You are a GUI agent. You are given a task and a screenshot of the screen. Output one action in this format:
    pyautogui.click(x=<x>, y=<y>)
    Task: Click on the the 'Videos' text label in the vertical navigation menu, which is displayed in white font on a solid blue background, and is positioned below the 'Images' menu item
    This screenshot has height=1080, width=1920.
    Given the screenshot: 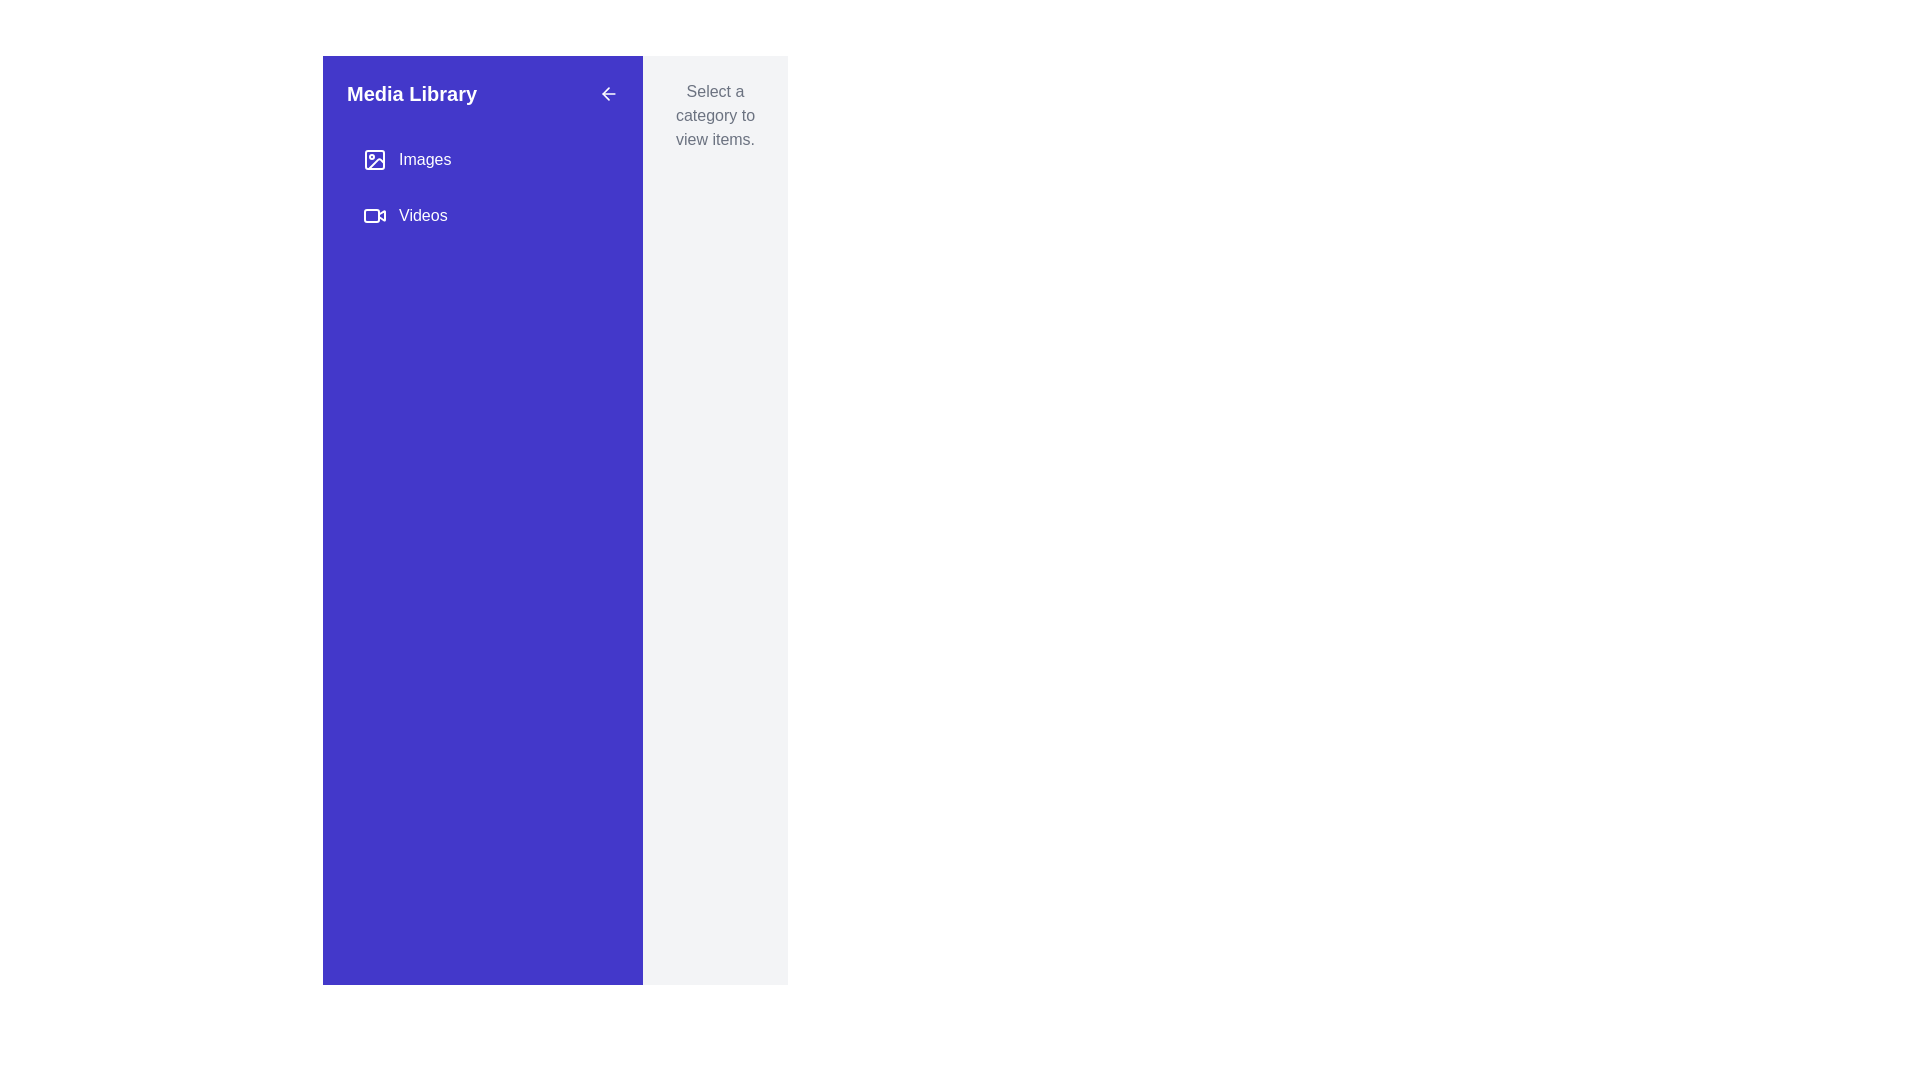 What is the action you would take?
    pyautogui.click(x=422, y=216)
    